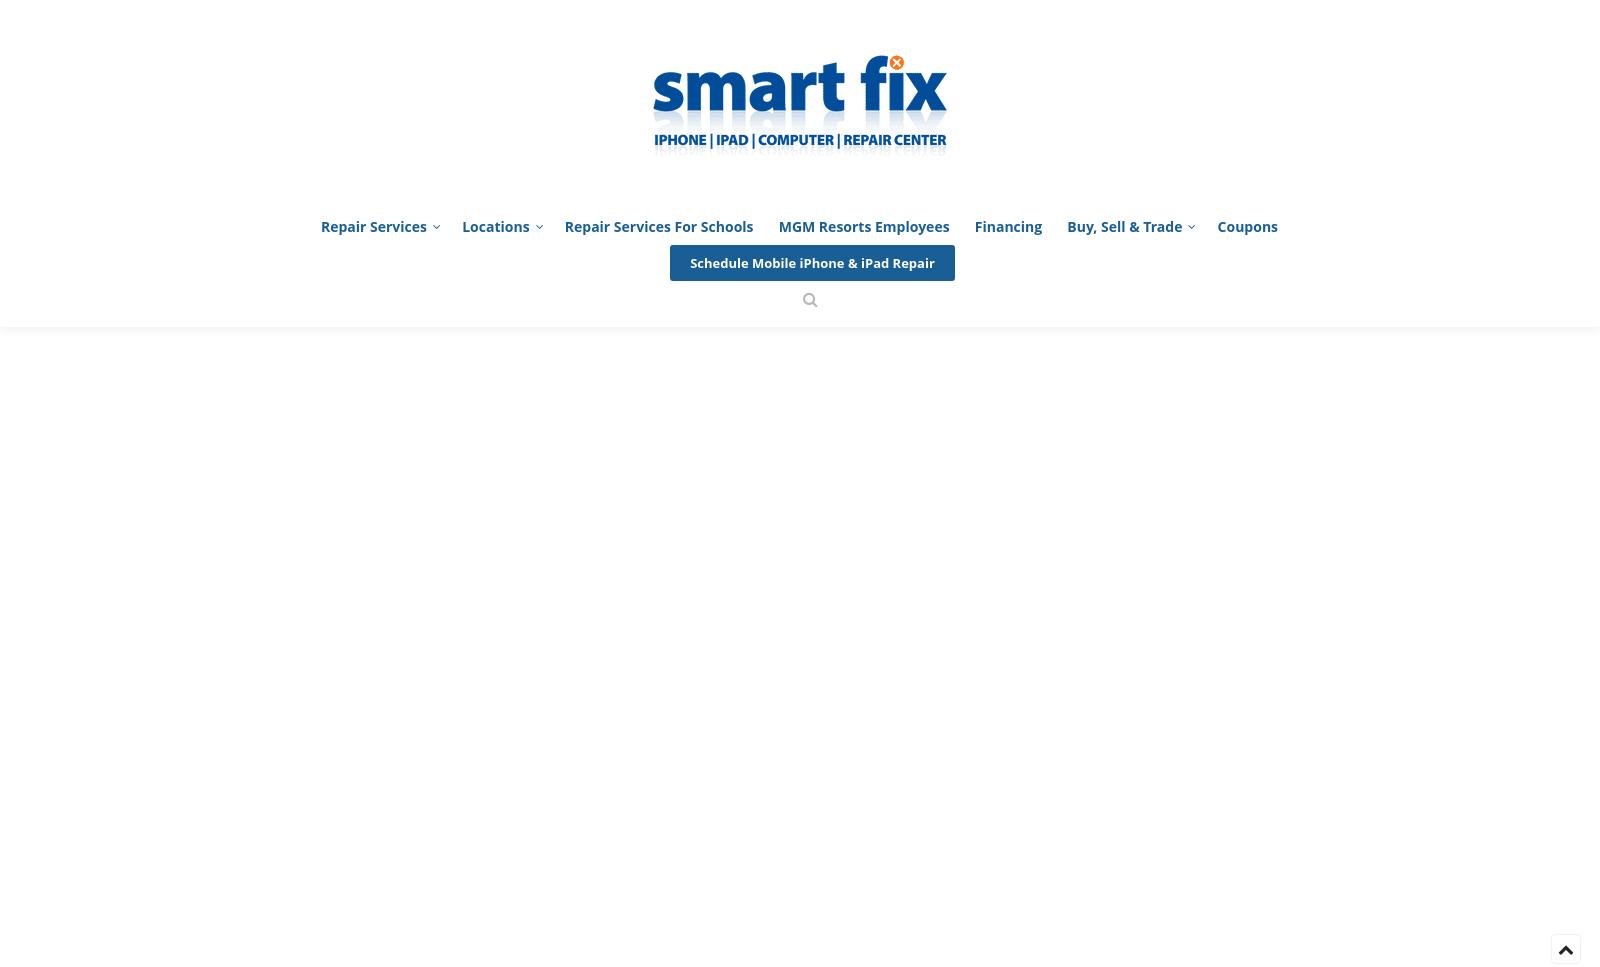 Image resolution: width=1600 pixels, height=967 pixels. I want to click on 'today.', so click(1175, 292).